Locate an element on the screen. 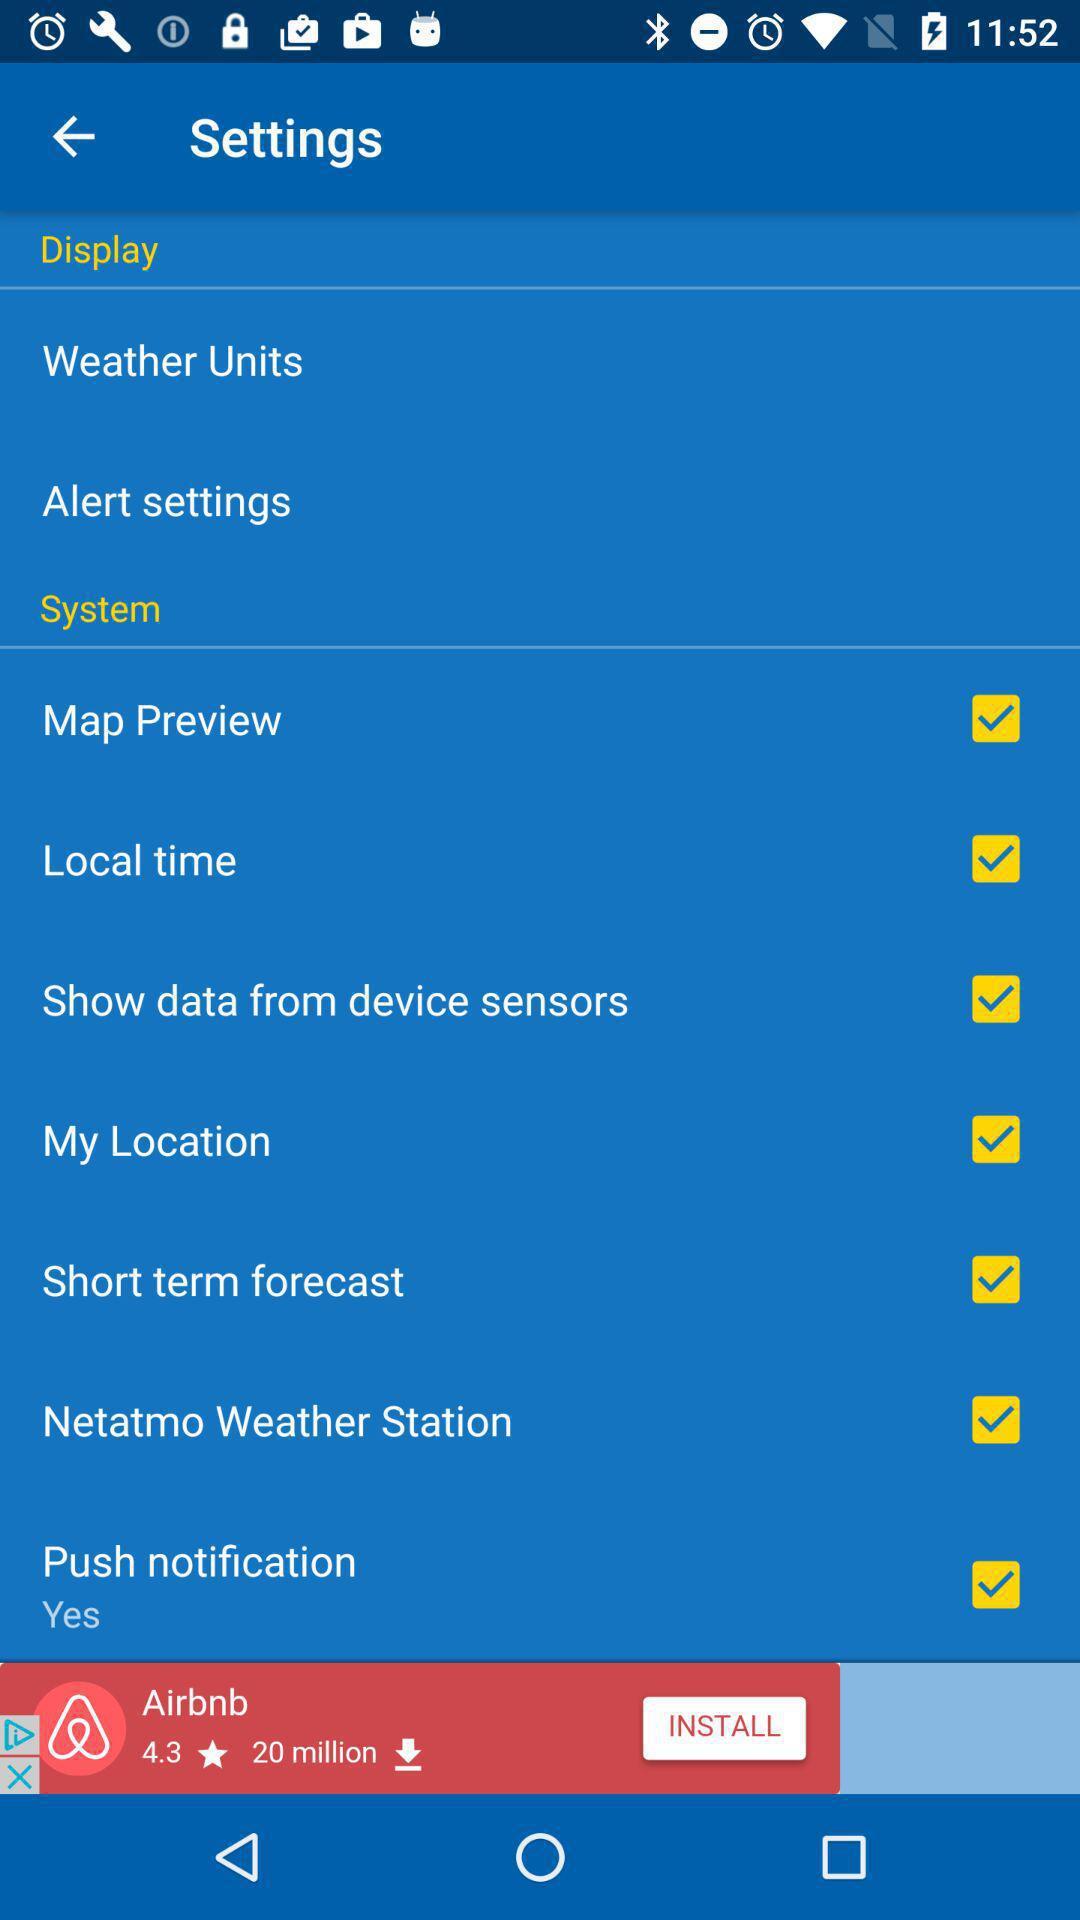  airbnb app advertisement is located at coordinates (540, 1727).